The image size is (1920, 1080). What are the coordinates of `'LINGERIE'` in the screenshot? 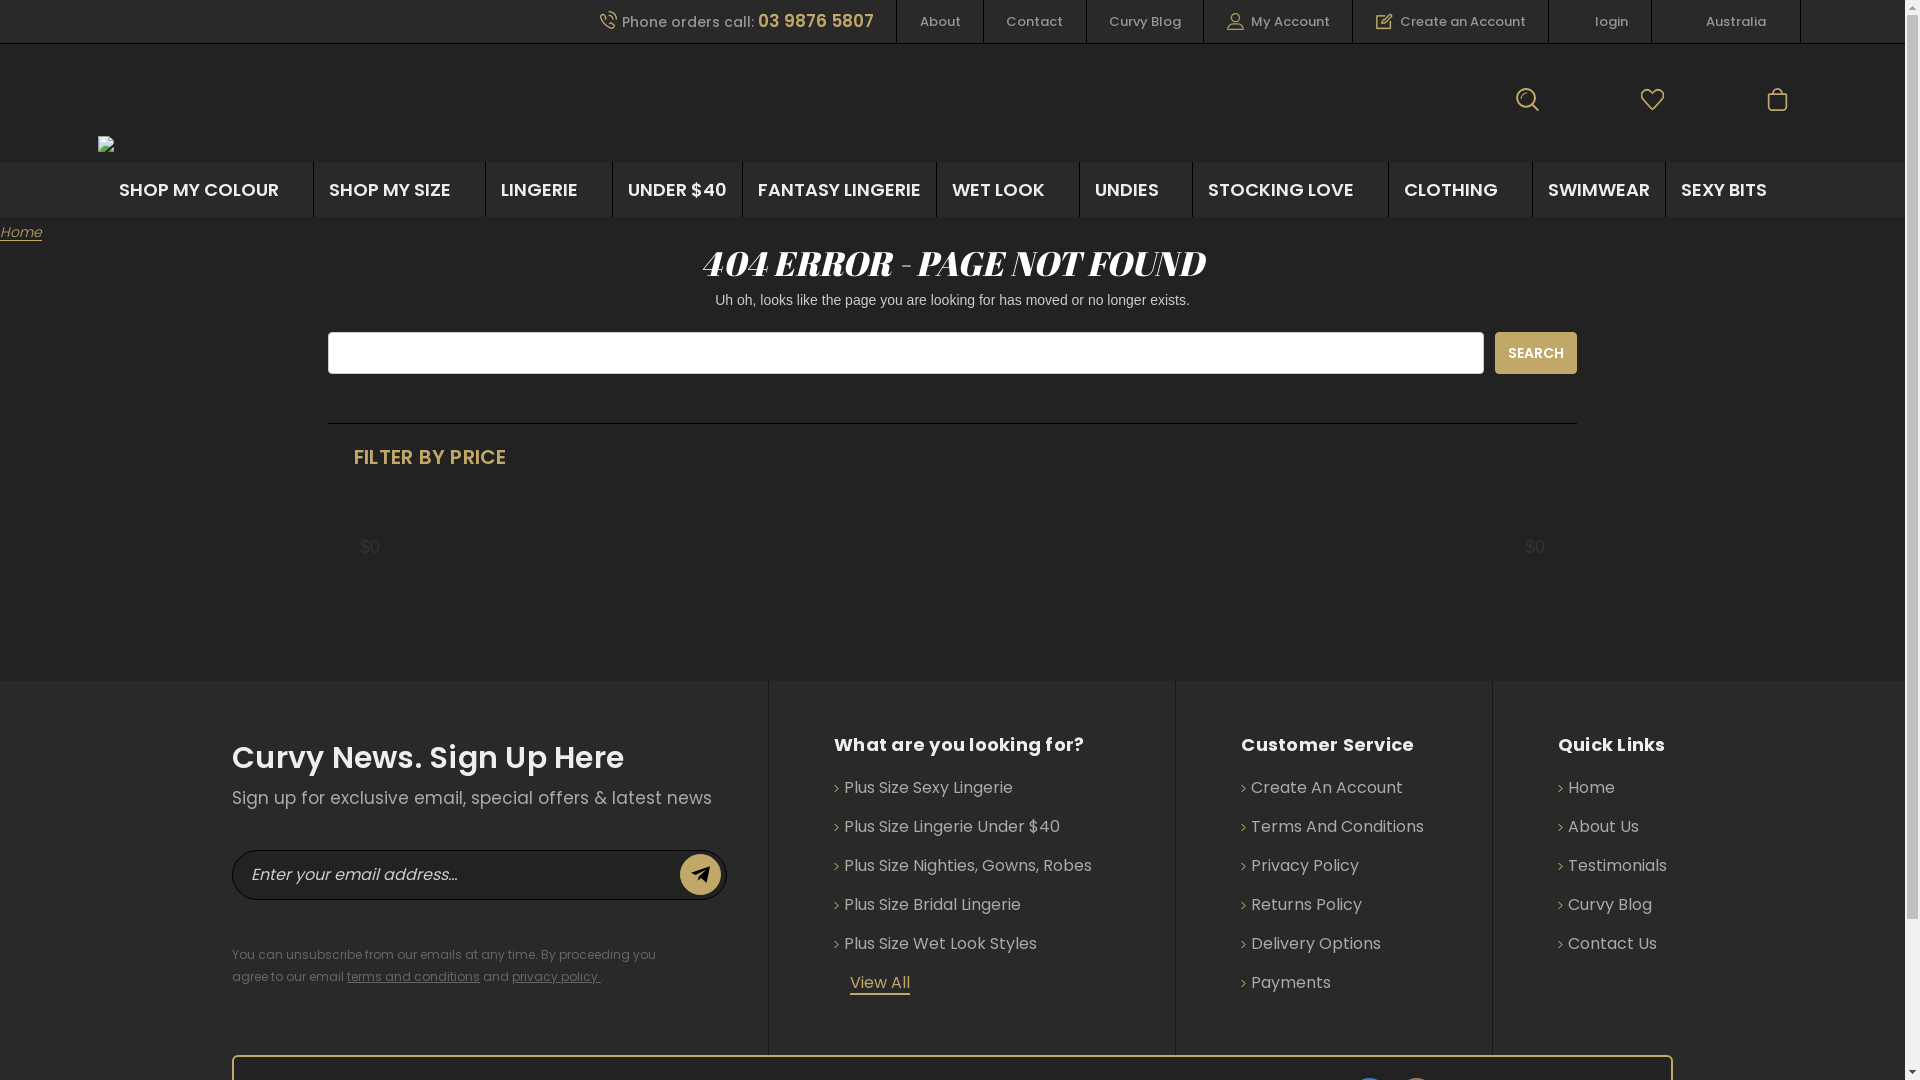 It's located at (548, 189).